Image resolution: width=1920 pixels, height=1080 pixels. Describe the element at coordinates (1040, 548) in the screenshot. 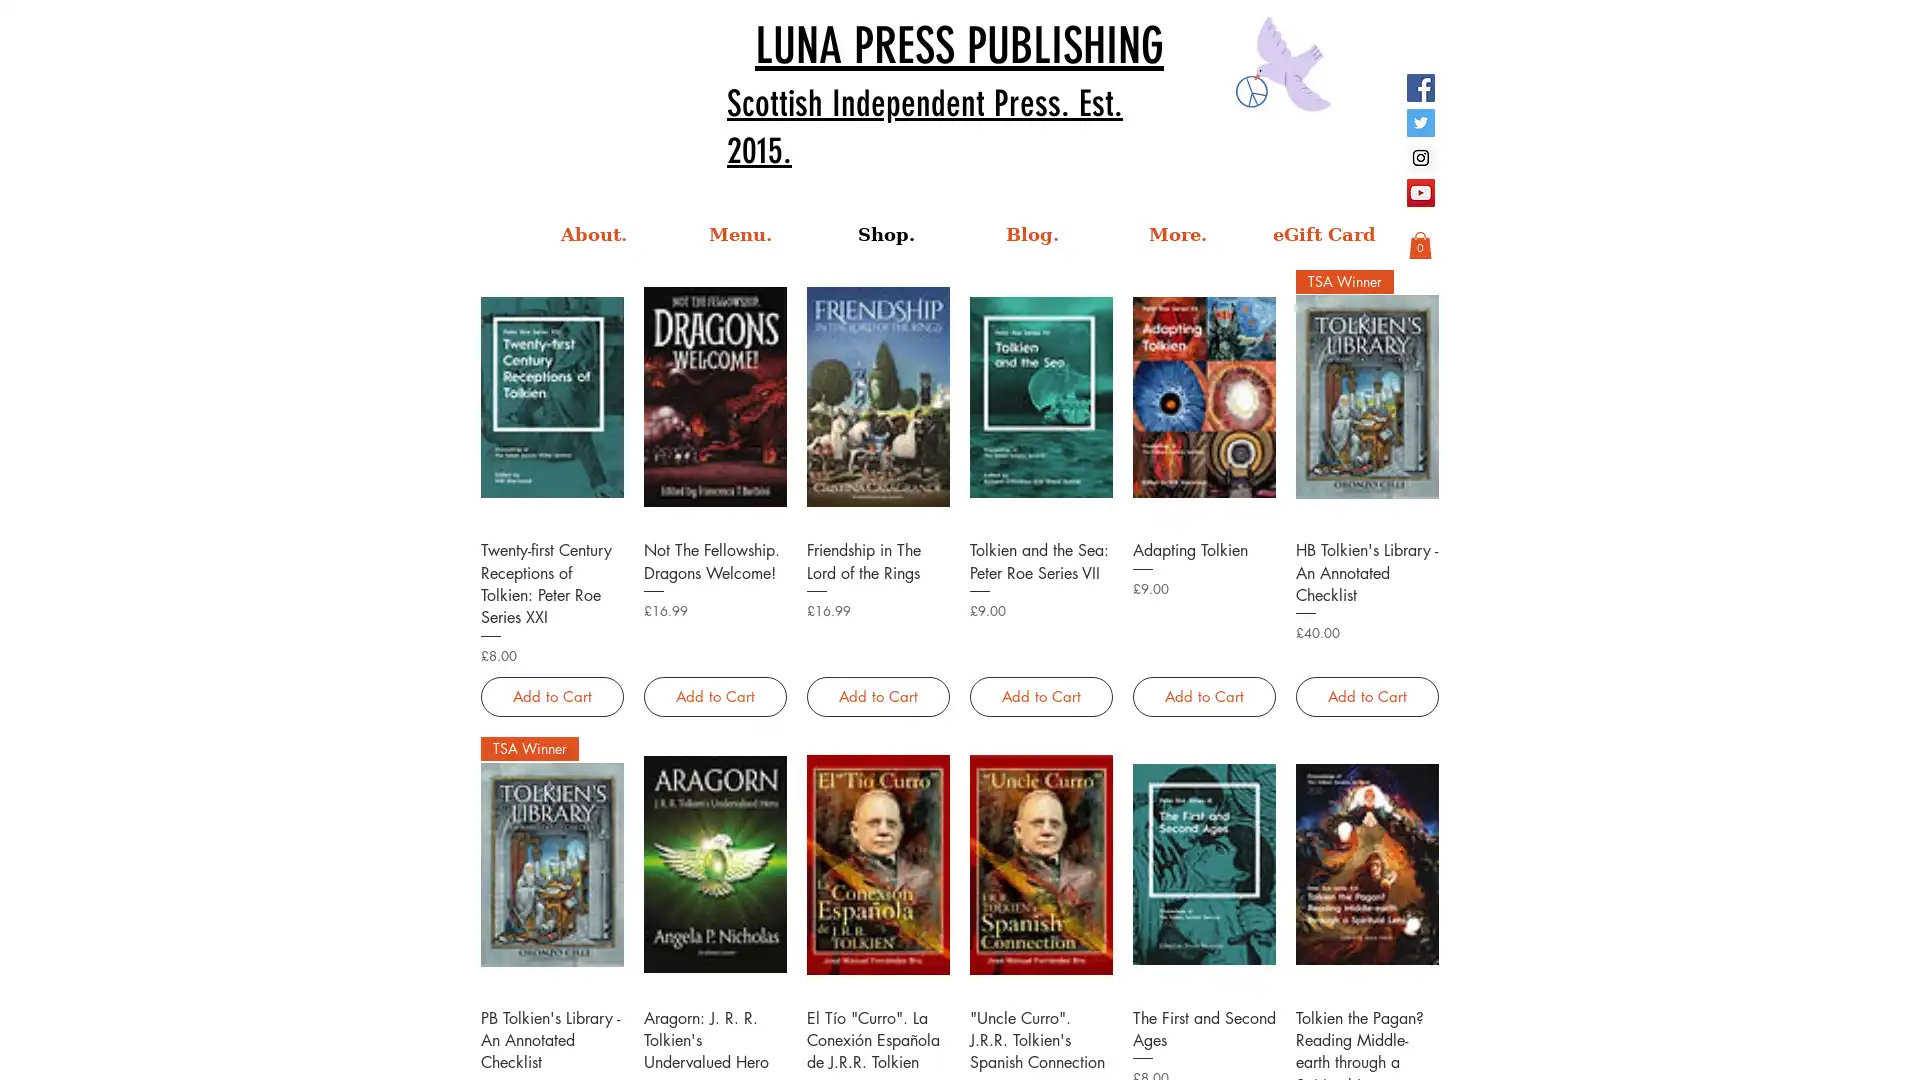

I see `Quick View` at that location.